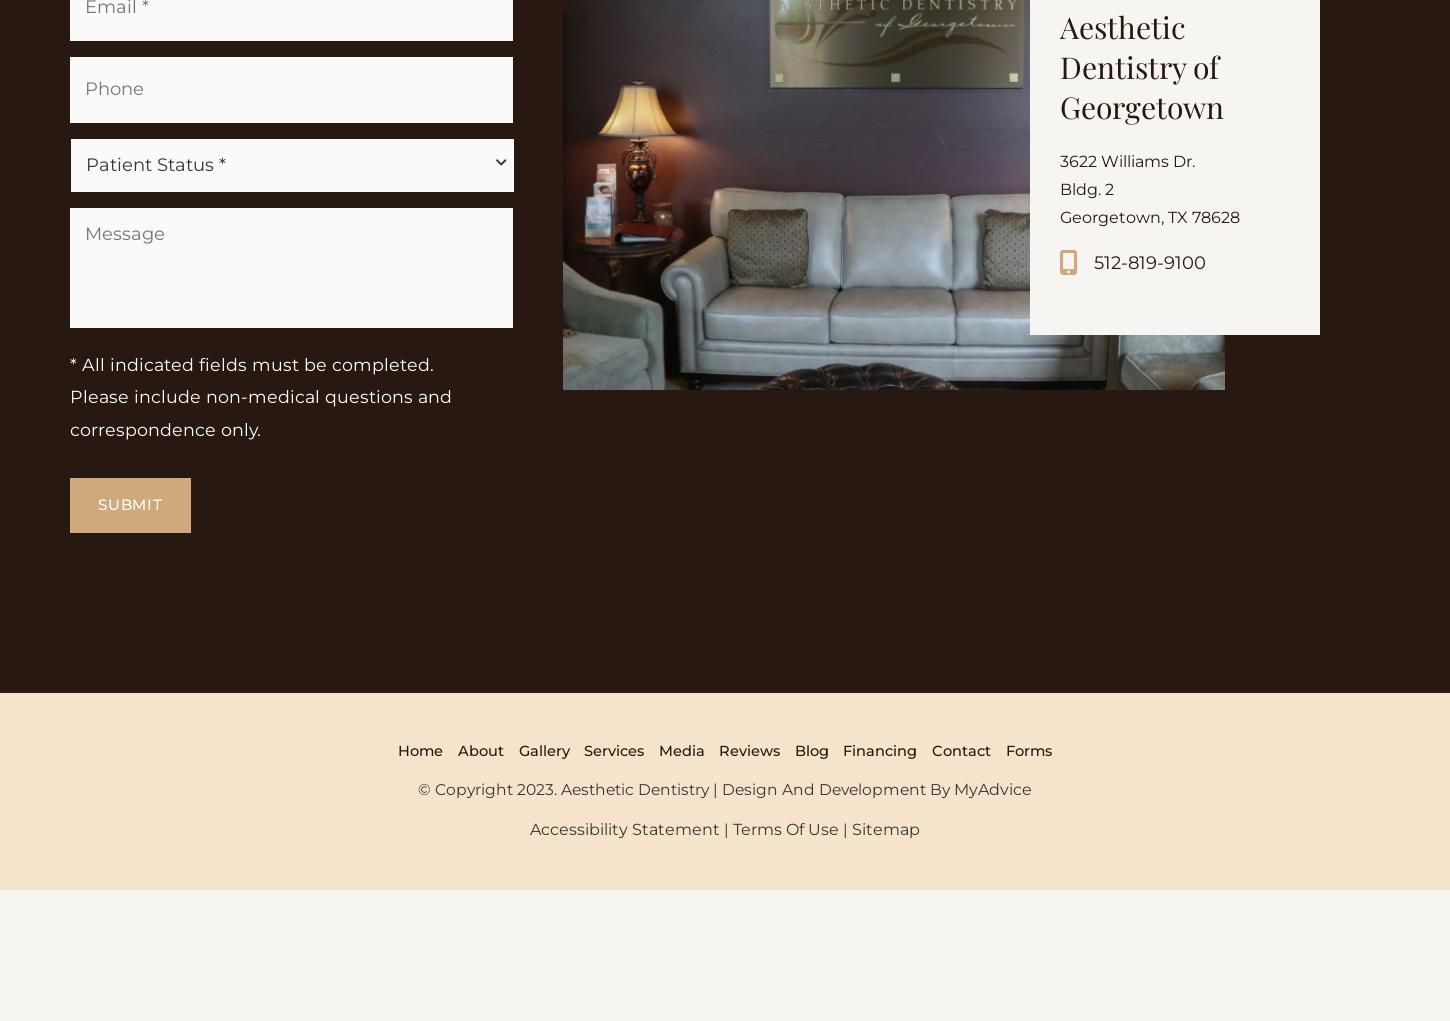  Describe the element at coordinates (1158, 361) in the screenshot. I see `'Georgetown, TX 78628'` at that location.